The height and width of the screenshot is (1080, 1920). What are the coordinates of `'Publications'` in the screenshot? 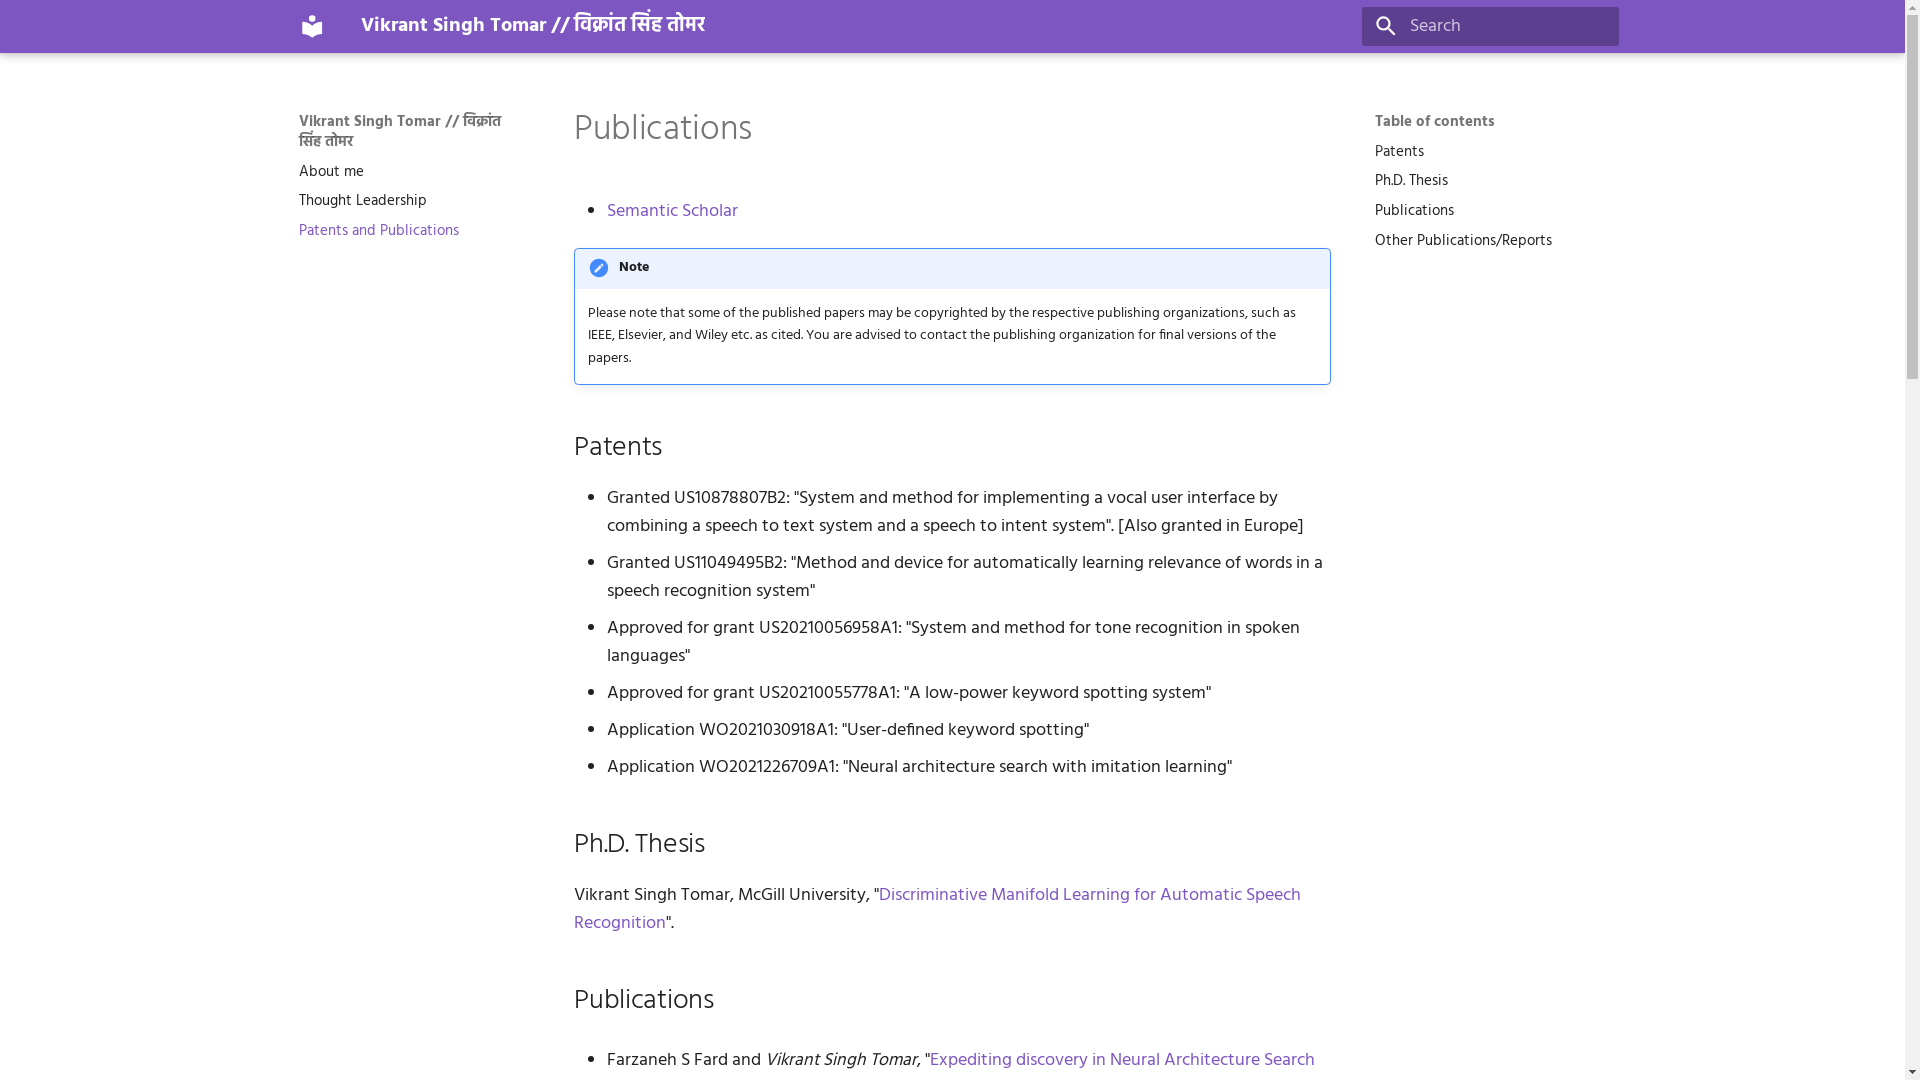 It's located at (1488, 211).